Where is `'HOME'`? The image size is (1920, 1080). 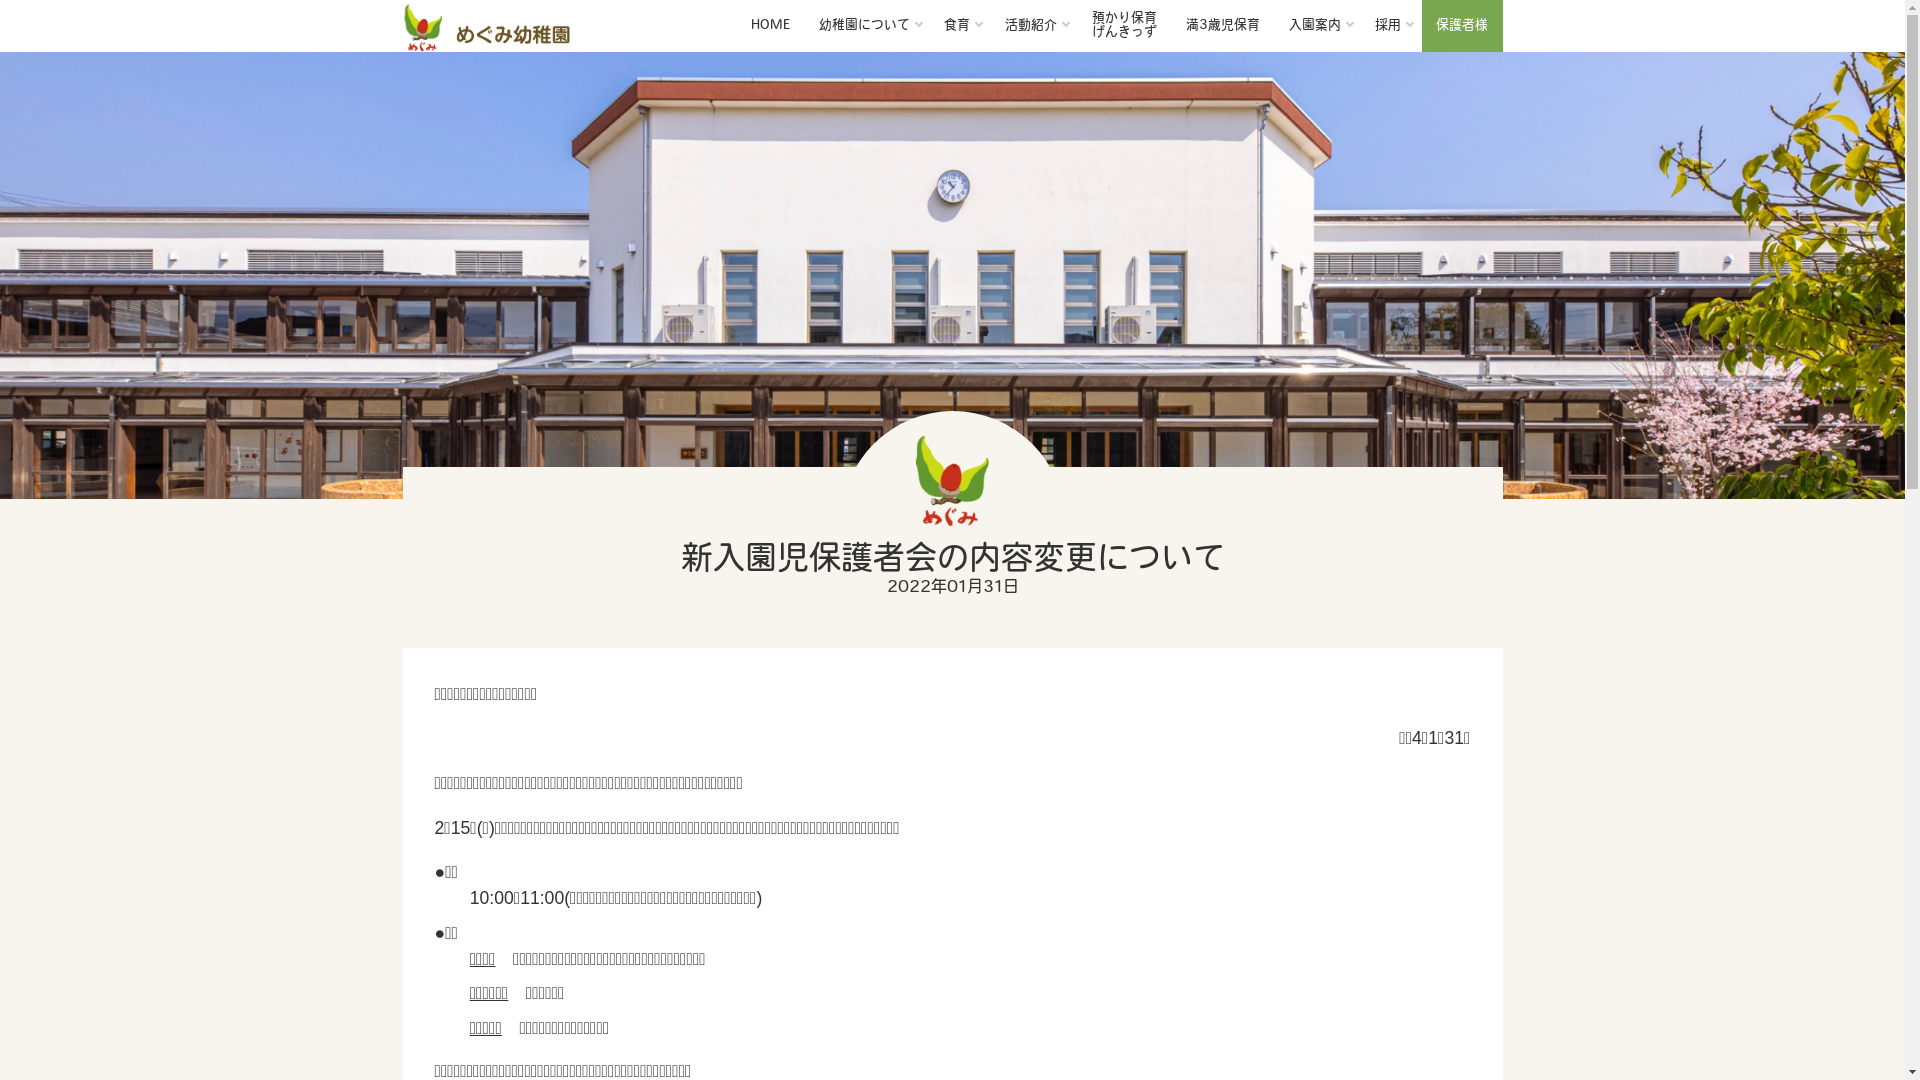
'HOME' is located at coordinates (768, 26).